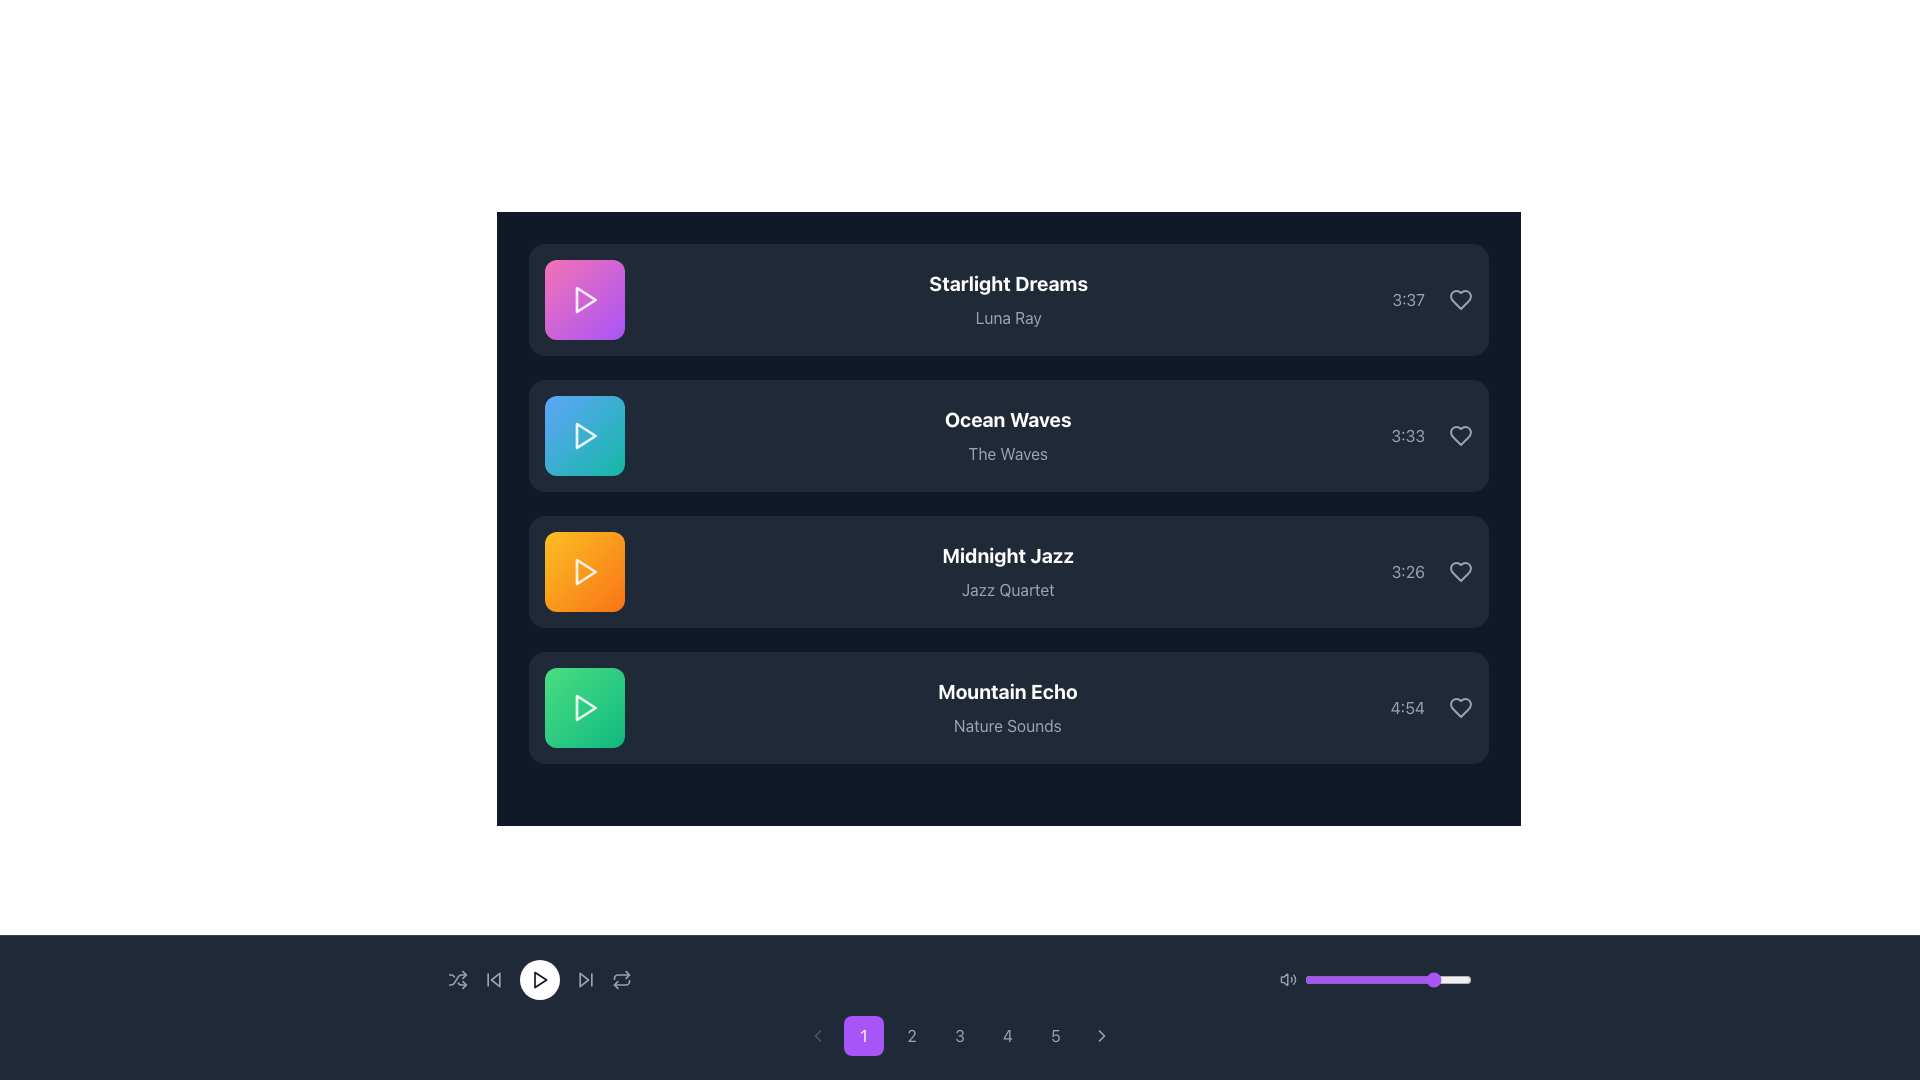 The height and width of the screenshot is (1080, 1920). What do you see at coordinates (1343, 978) in the screenshot?
I see `the volume` at bounding box center [1343, 978].